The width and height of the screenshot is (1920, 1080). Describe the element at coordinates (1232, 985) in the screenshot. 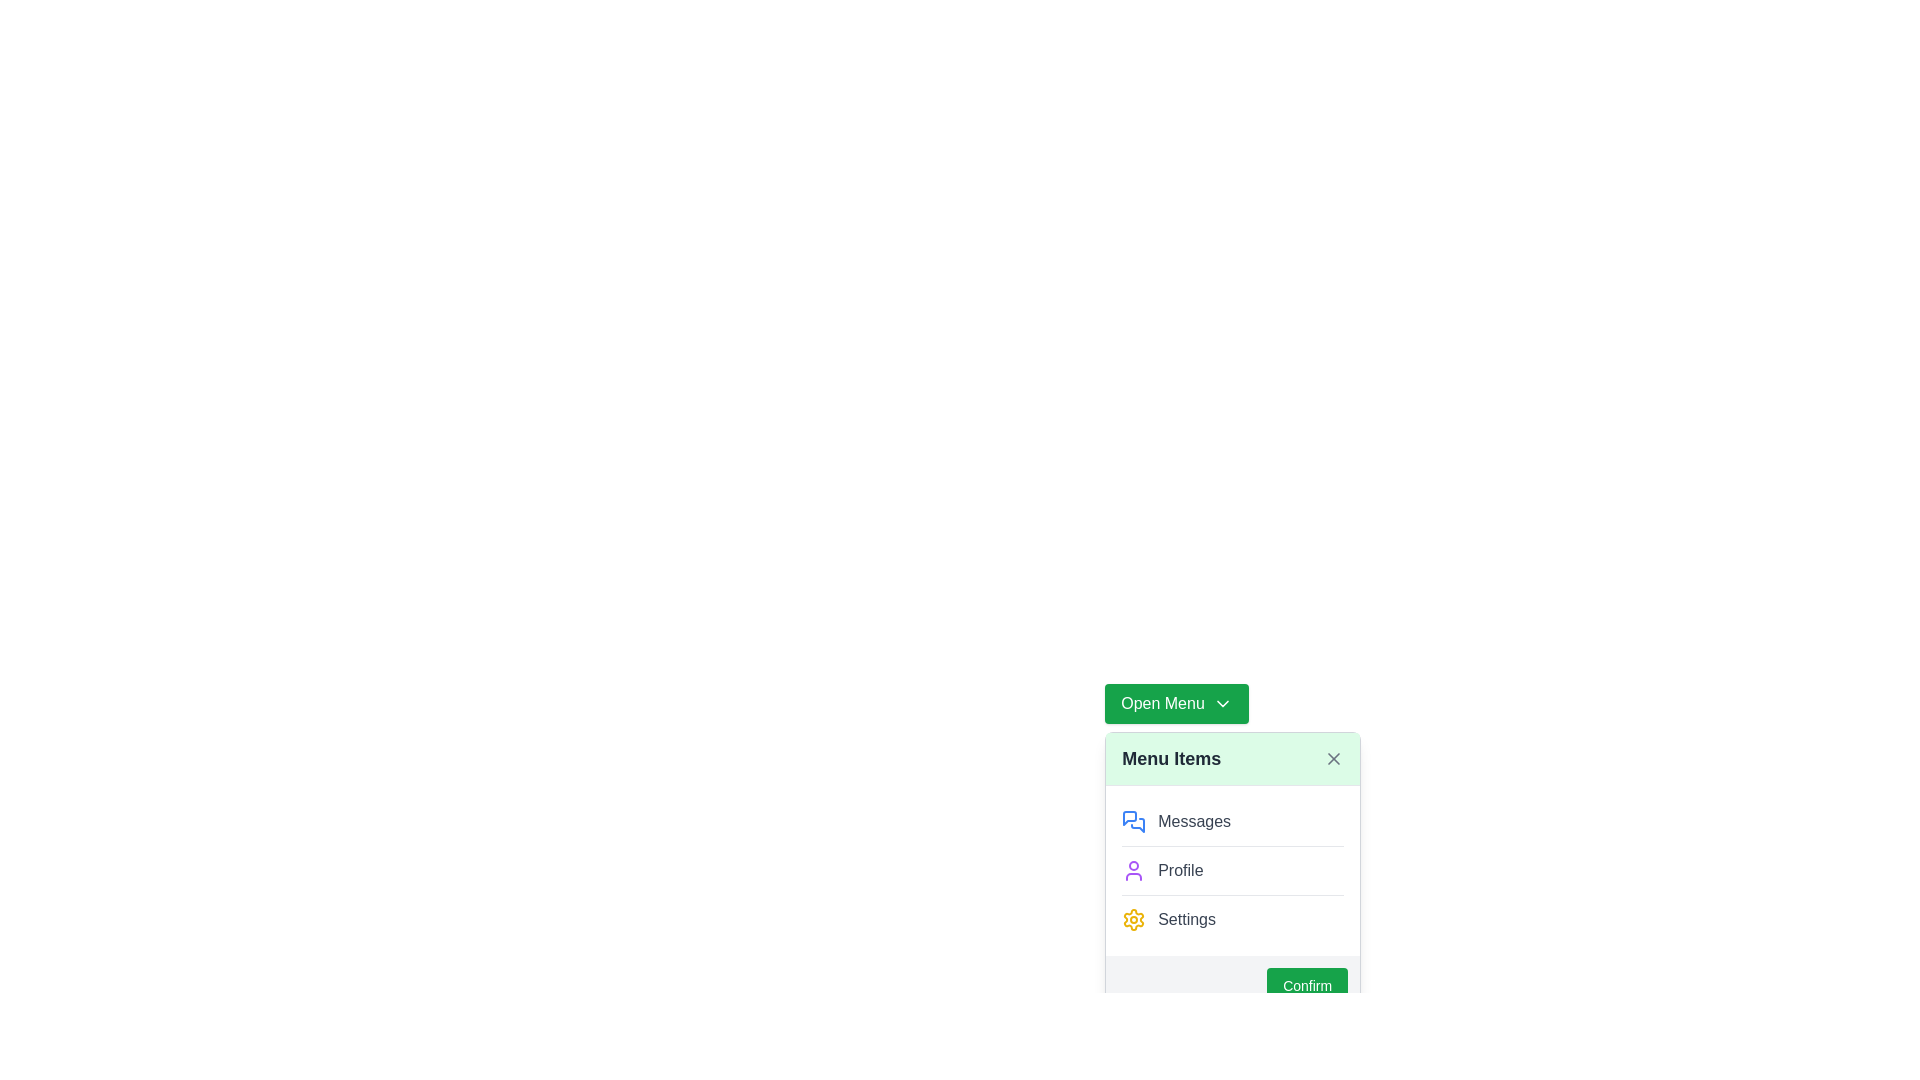

I see `the confirmation button located at the bottom-right of the dropdown menu to observe its hover state` at that location.